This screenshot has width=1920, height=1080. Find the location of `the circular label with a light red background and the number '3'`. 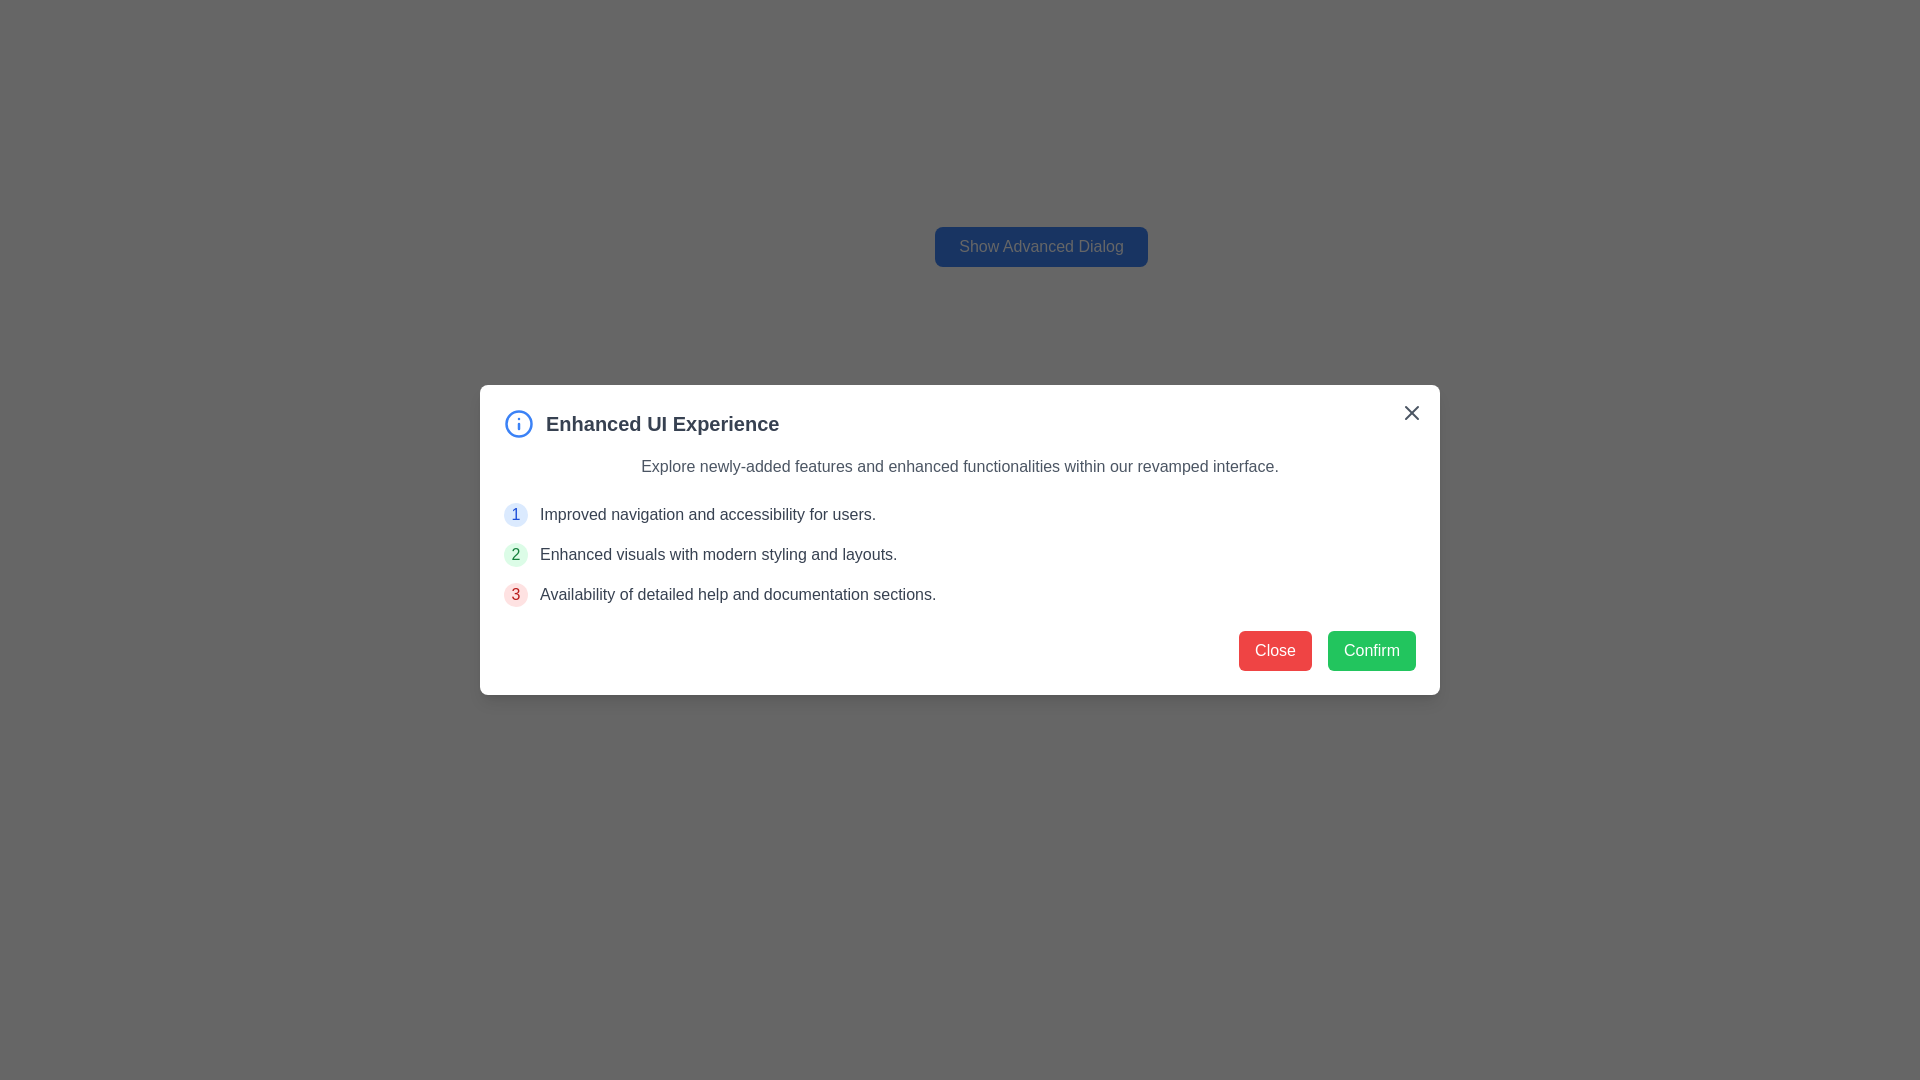

the circular label with a light red background and the number '3' is located at coordinates (515, 593).